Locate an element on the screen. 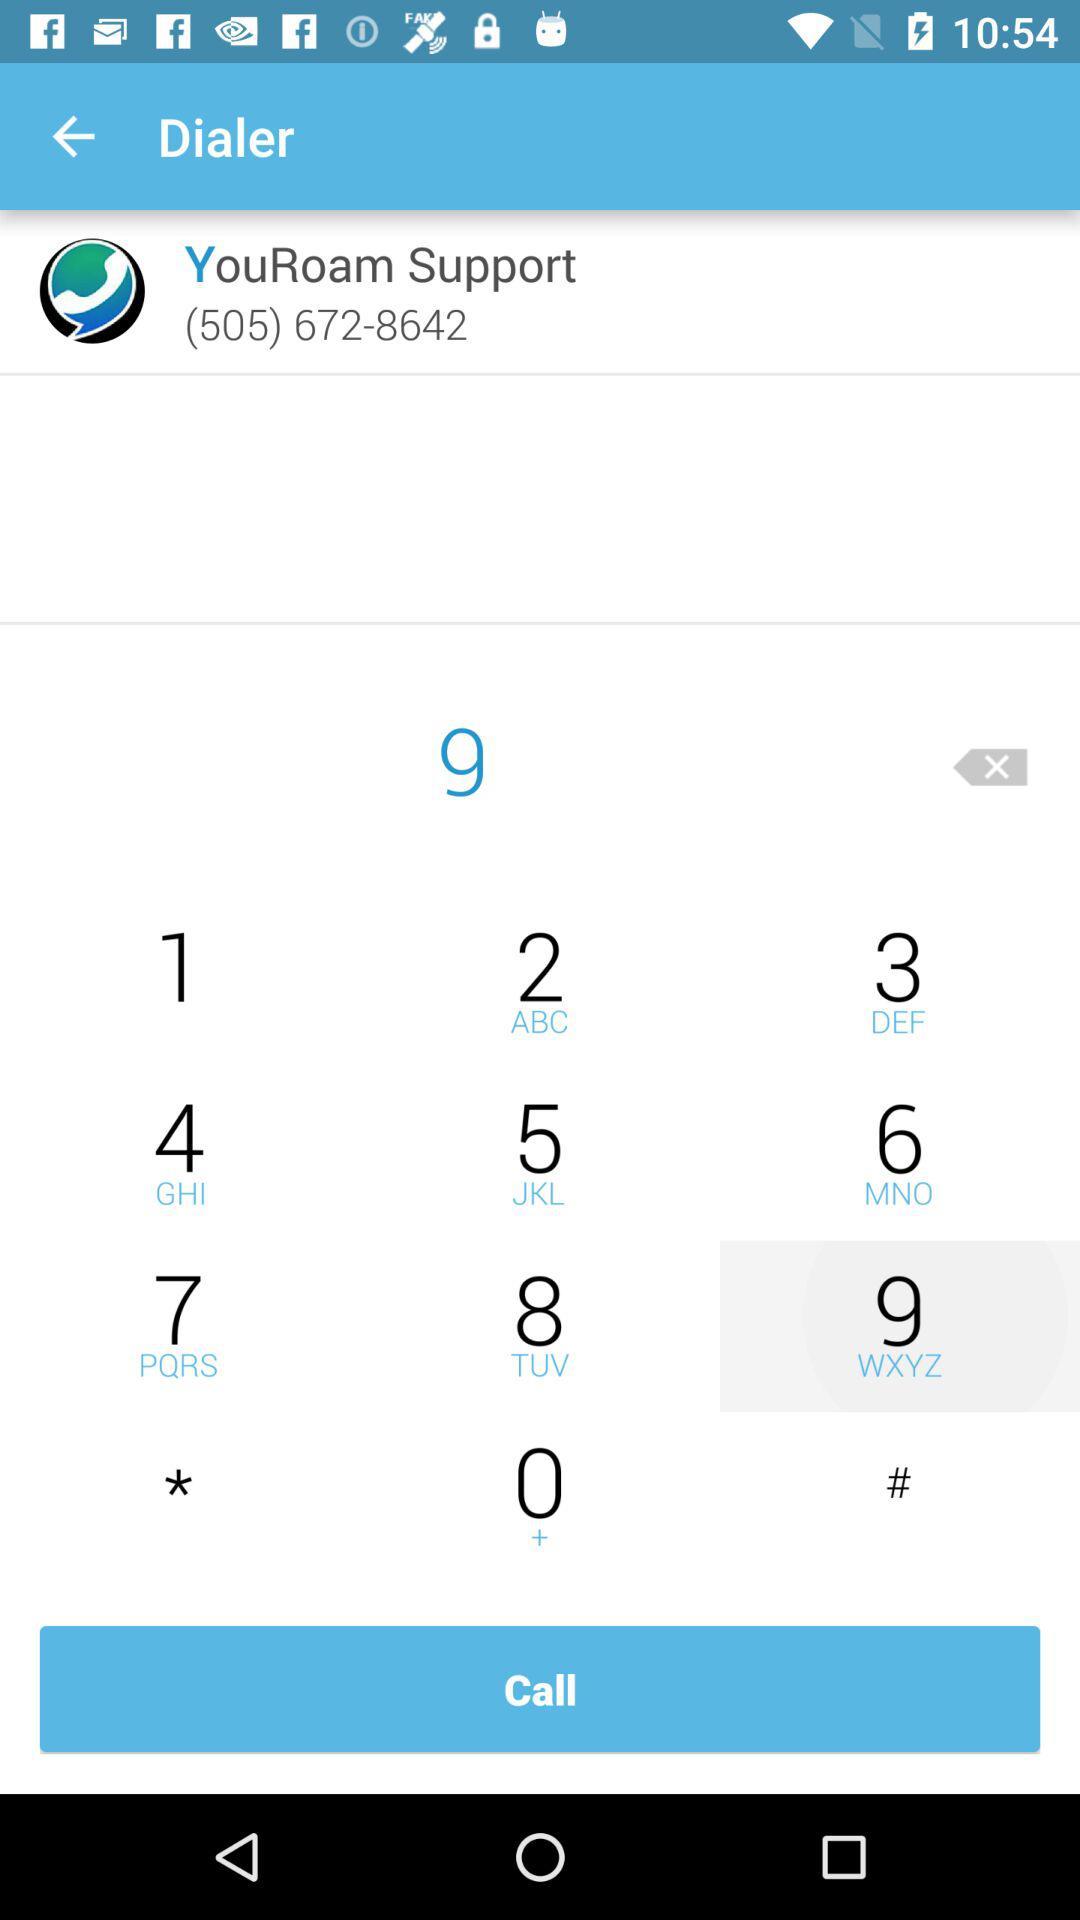  the icon next to dialer item is located at coordinates (72, 135).